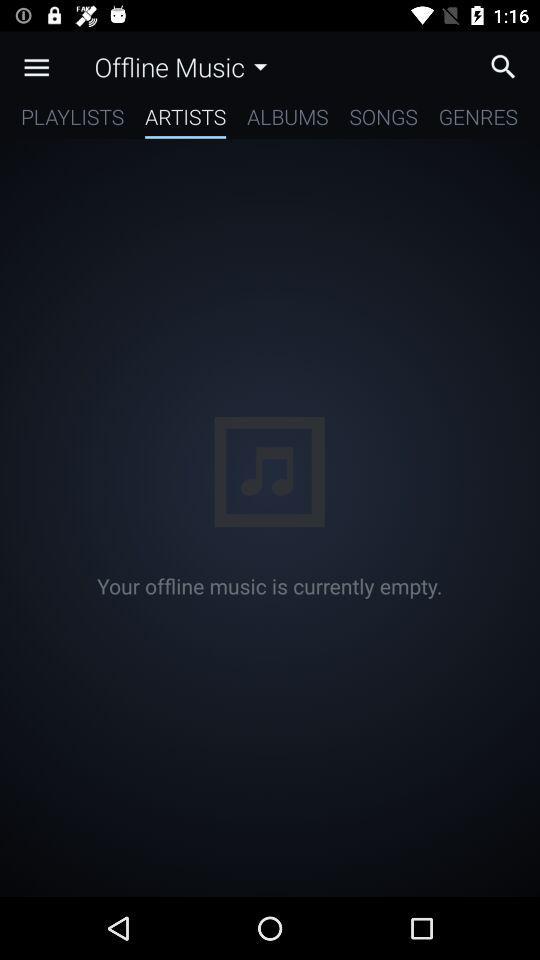 This screenshot has width=540, height=960. Describe the element at coordinates (269, 472) in the screenshot. I see `music icon on the middle` at that location.